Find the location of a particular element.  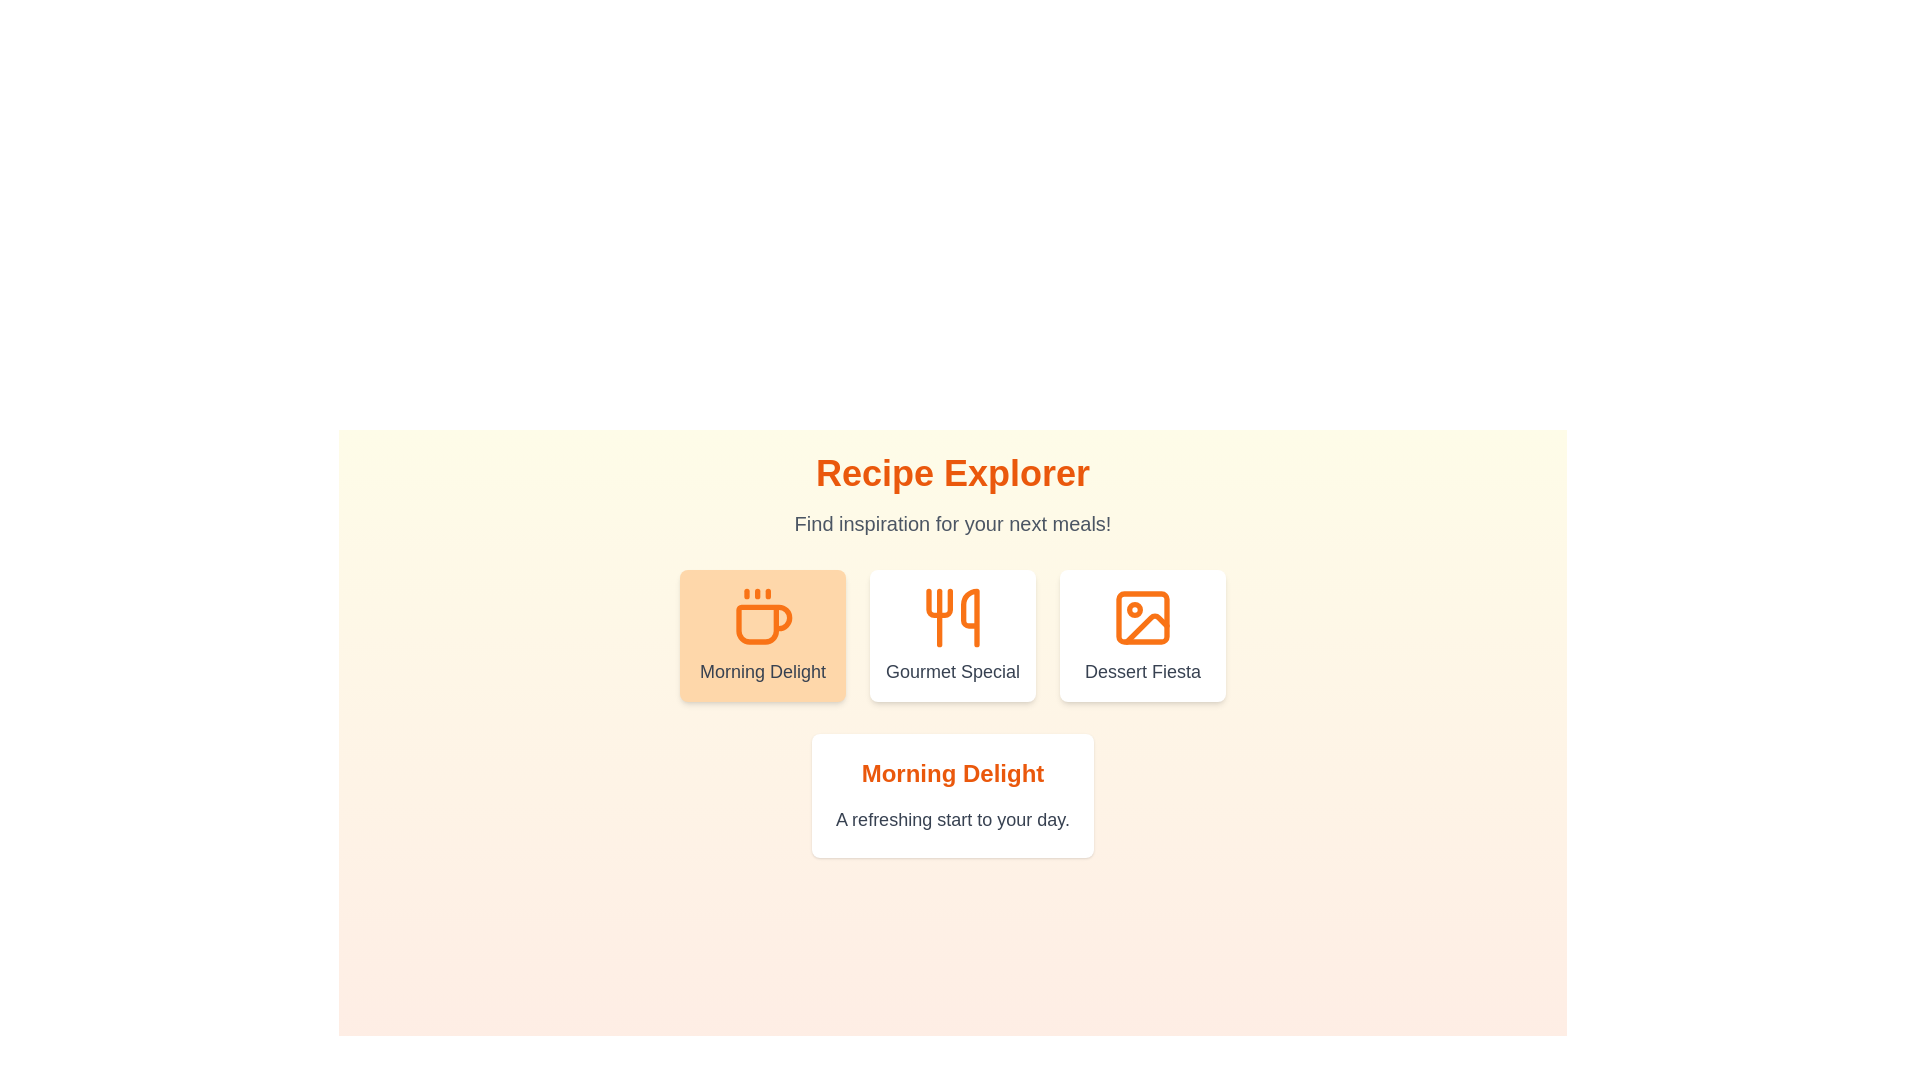

the 'Gourmet Special' card is located at coordinates (952, 636).